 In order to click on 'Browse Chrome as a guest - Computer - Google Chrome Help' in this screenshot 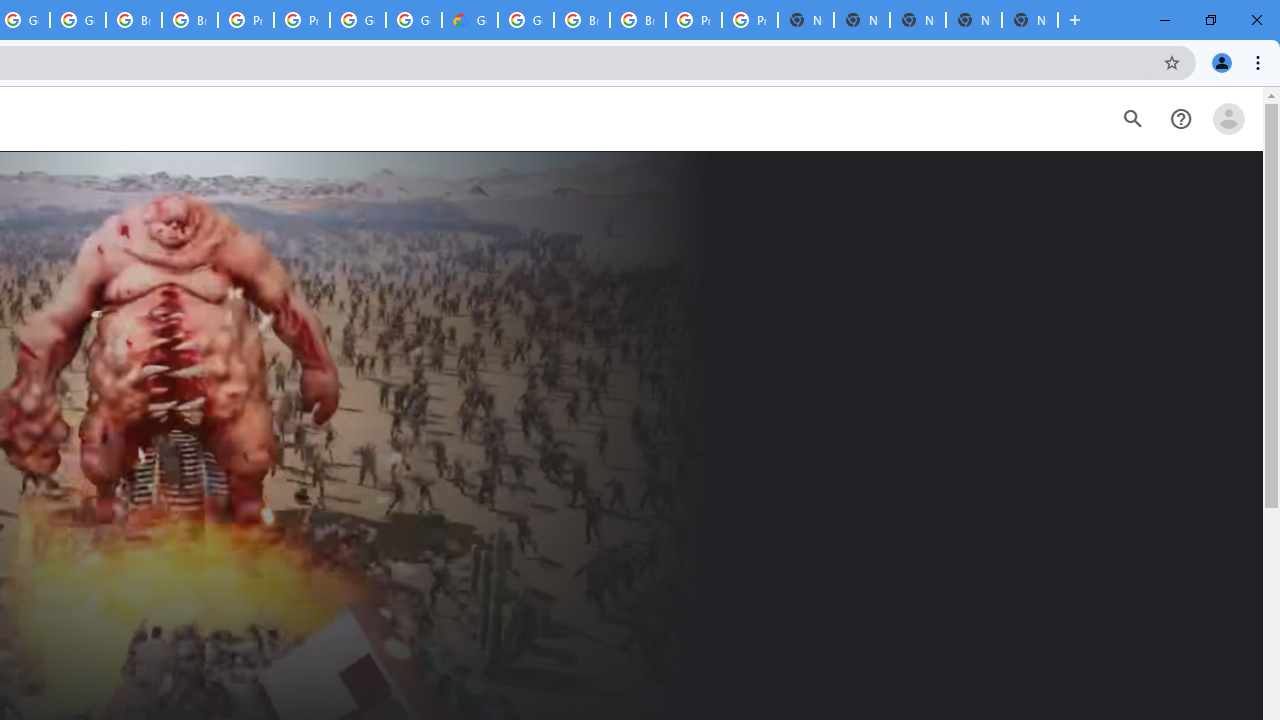, I will do `click(637, 20)`.